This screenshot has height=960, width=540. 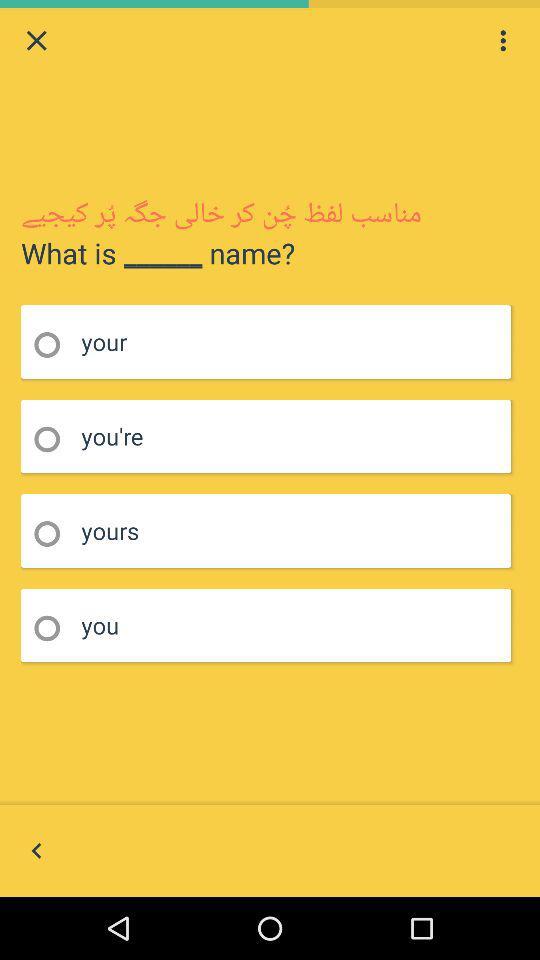 I want to click on the close icon, so click(x=36, y=42).